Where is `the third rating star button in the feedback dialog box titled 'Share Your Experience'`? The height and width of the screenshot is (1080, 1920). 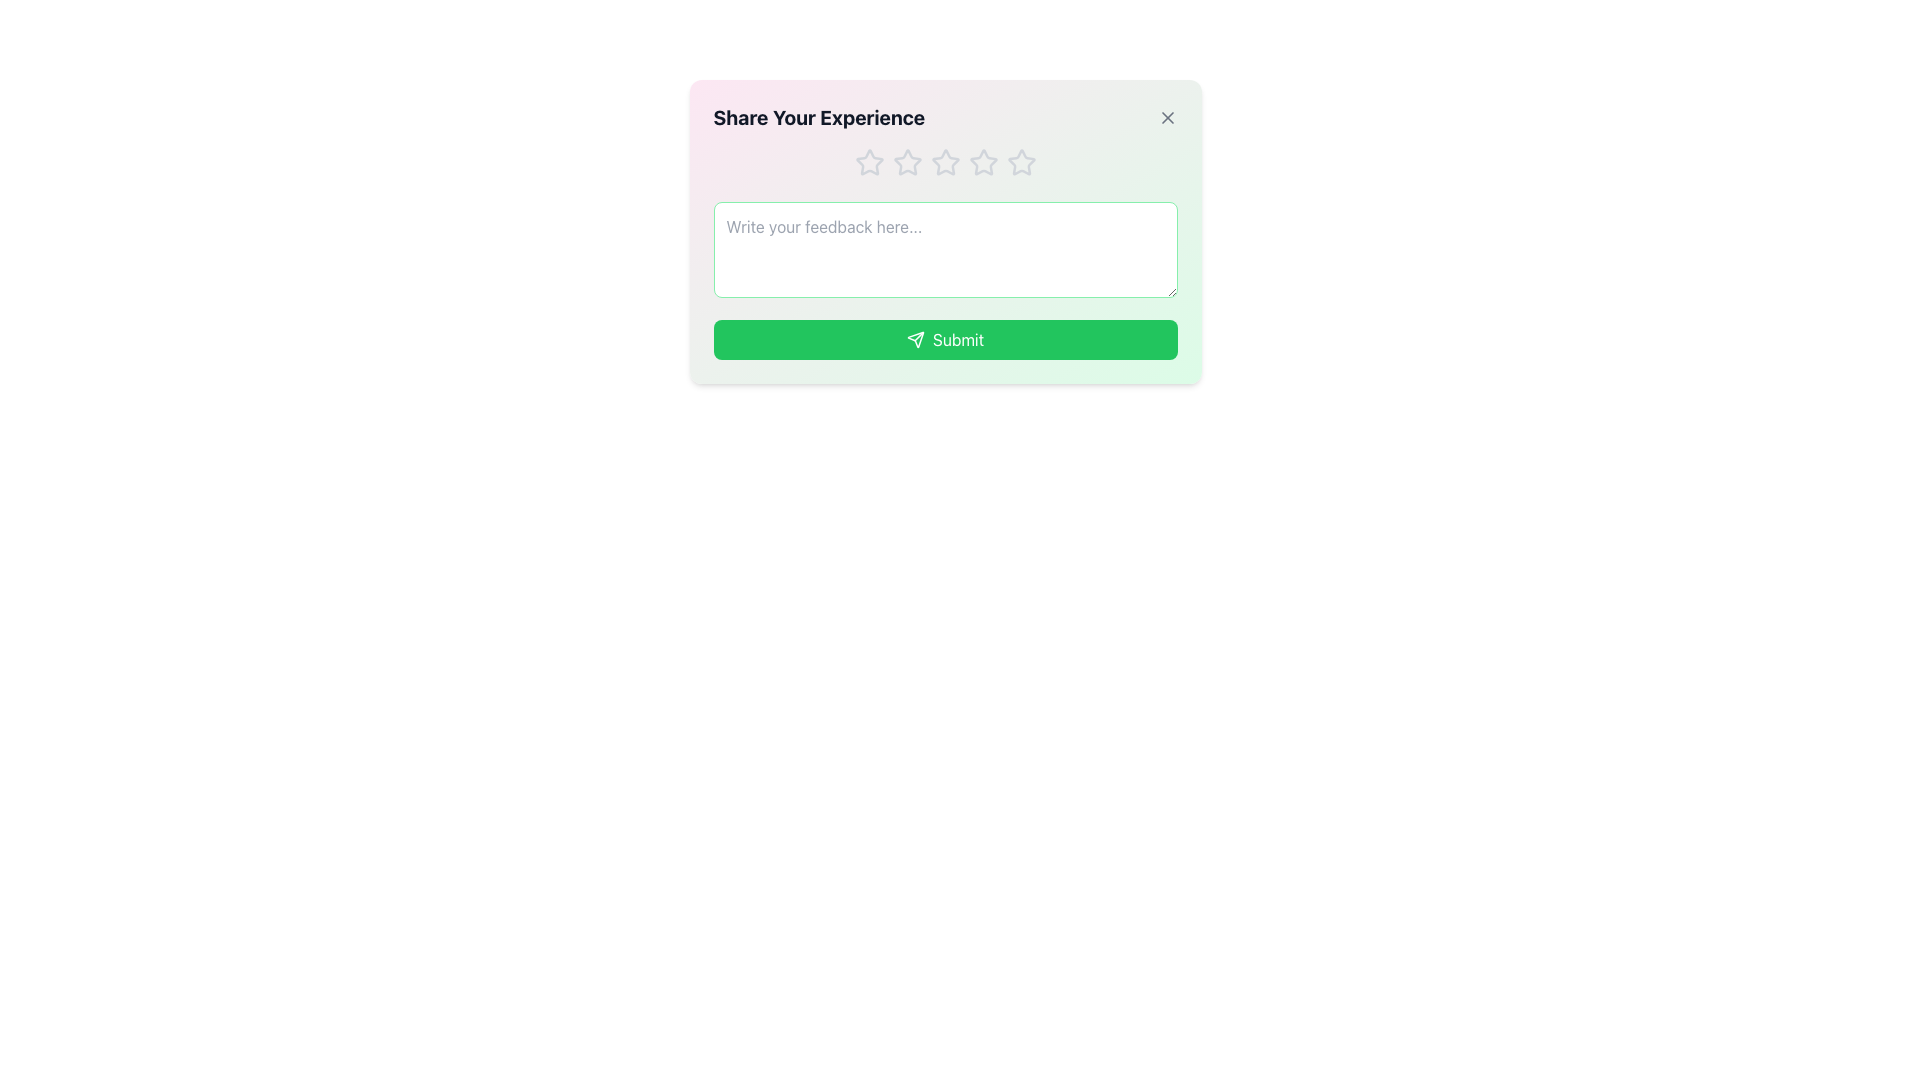
the third rating star button in the feedback dialog box titled 'Share Your Experience' is located at coordinates (983, 161).